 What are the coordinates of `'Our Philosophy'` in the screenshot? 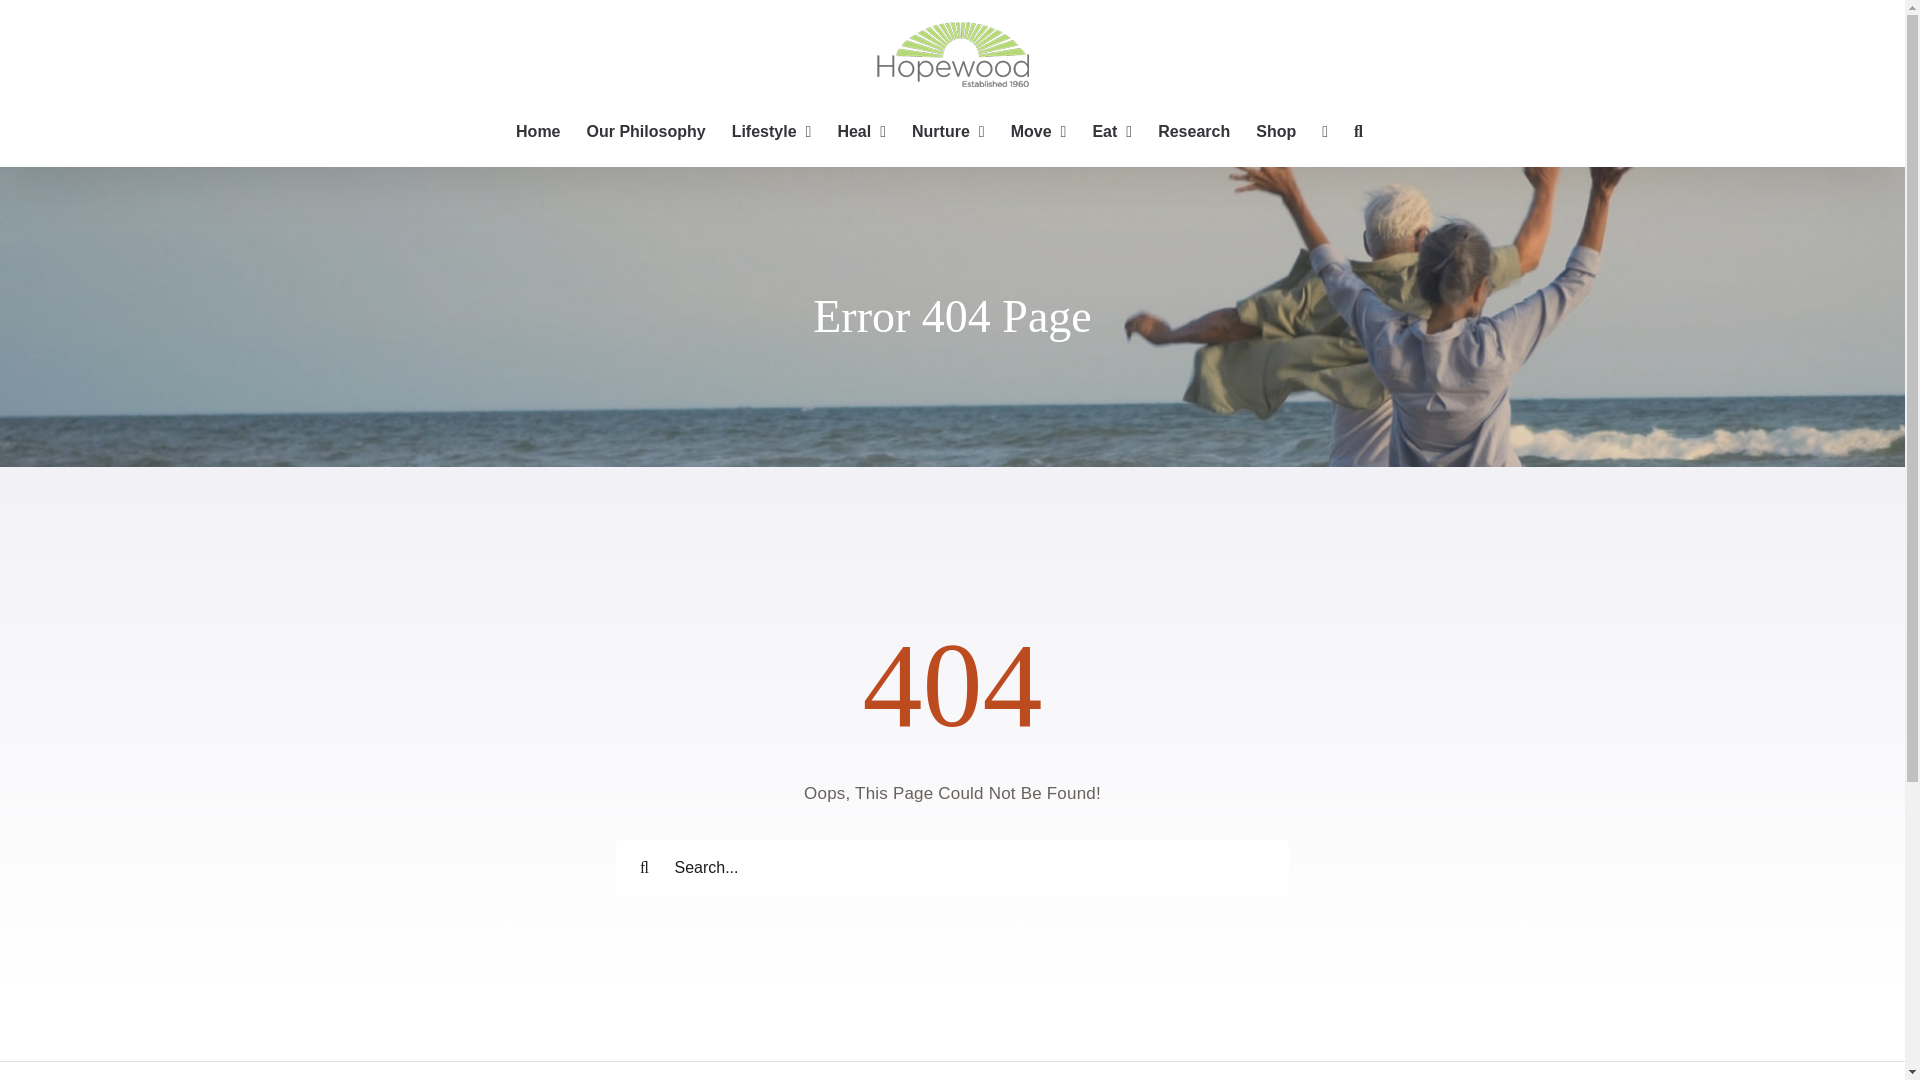 It's located at (645, 131).